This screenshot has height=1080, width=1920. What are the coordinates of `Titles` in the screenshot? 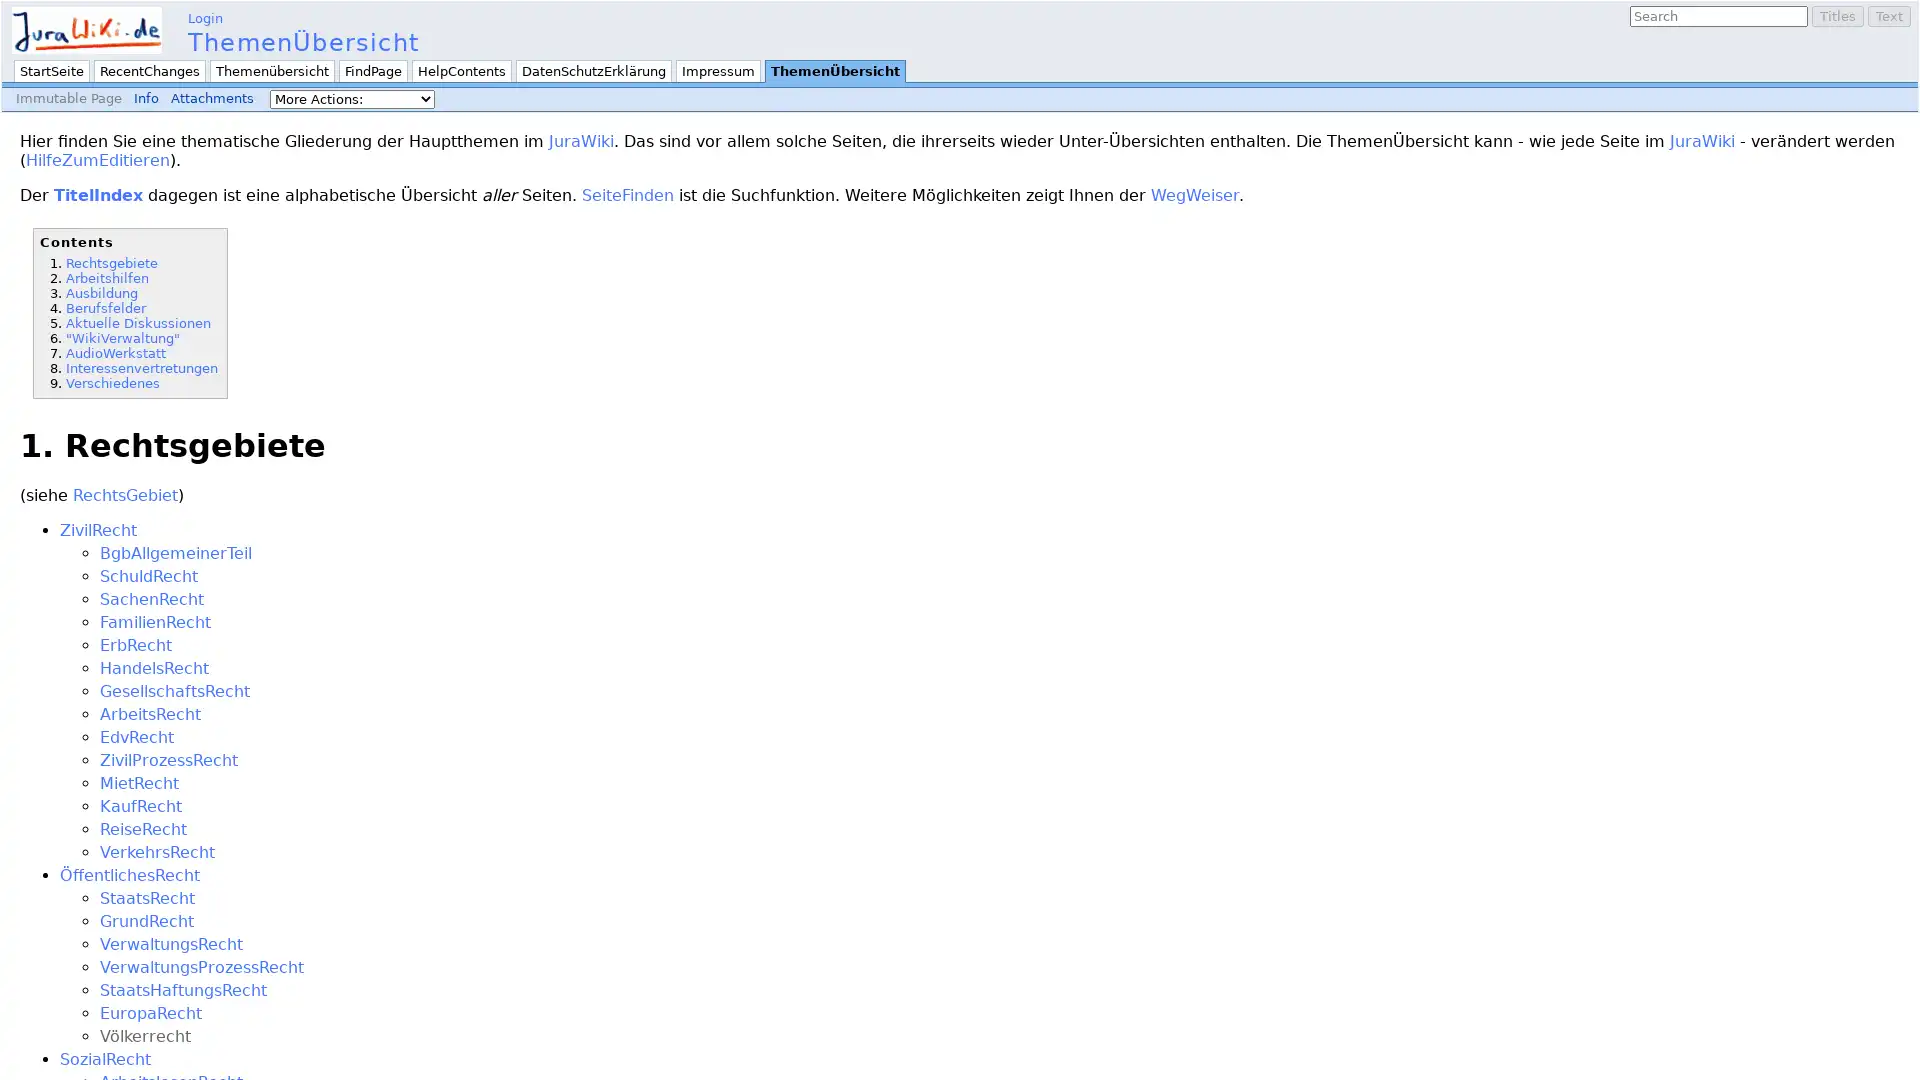 It's located at (1838, 16).